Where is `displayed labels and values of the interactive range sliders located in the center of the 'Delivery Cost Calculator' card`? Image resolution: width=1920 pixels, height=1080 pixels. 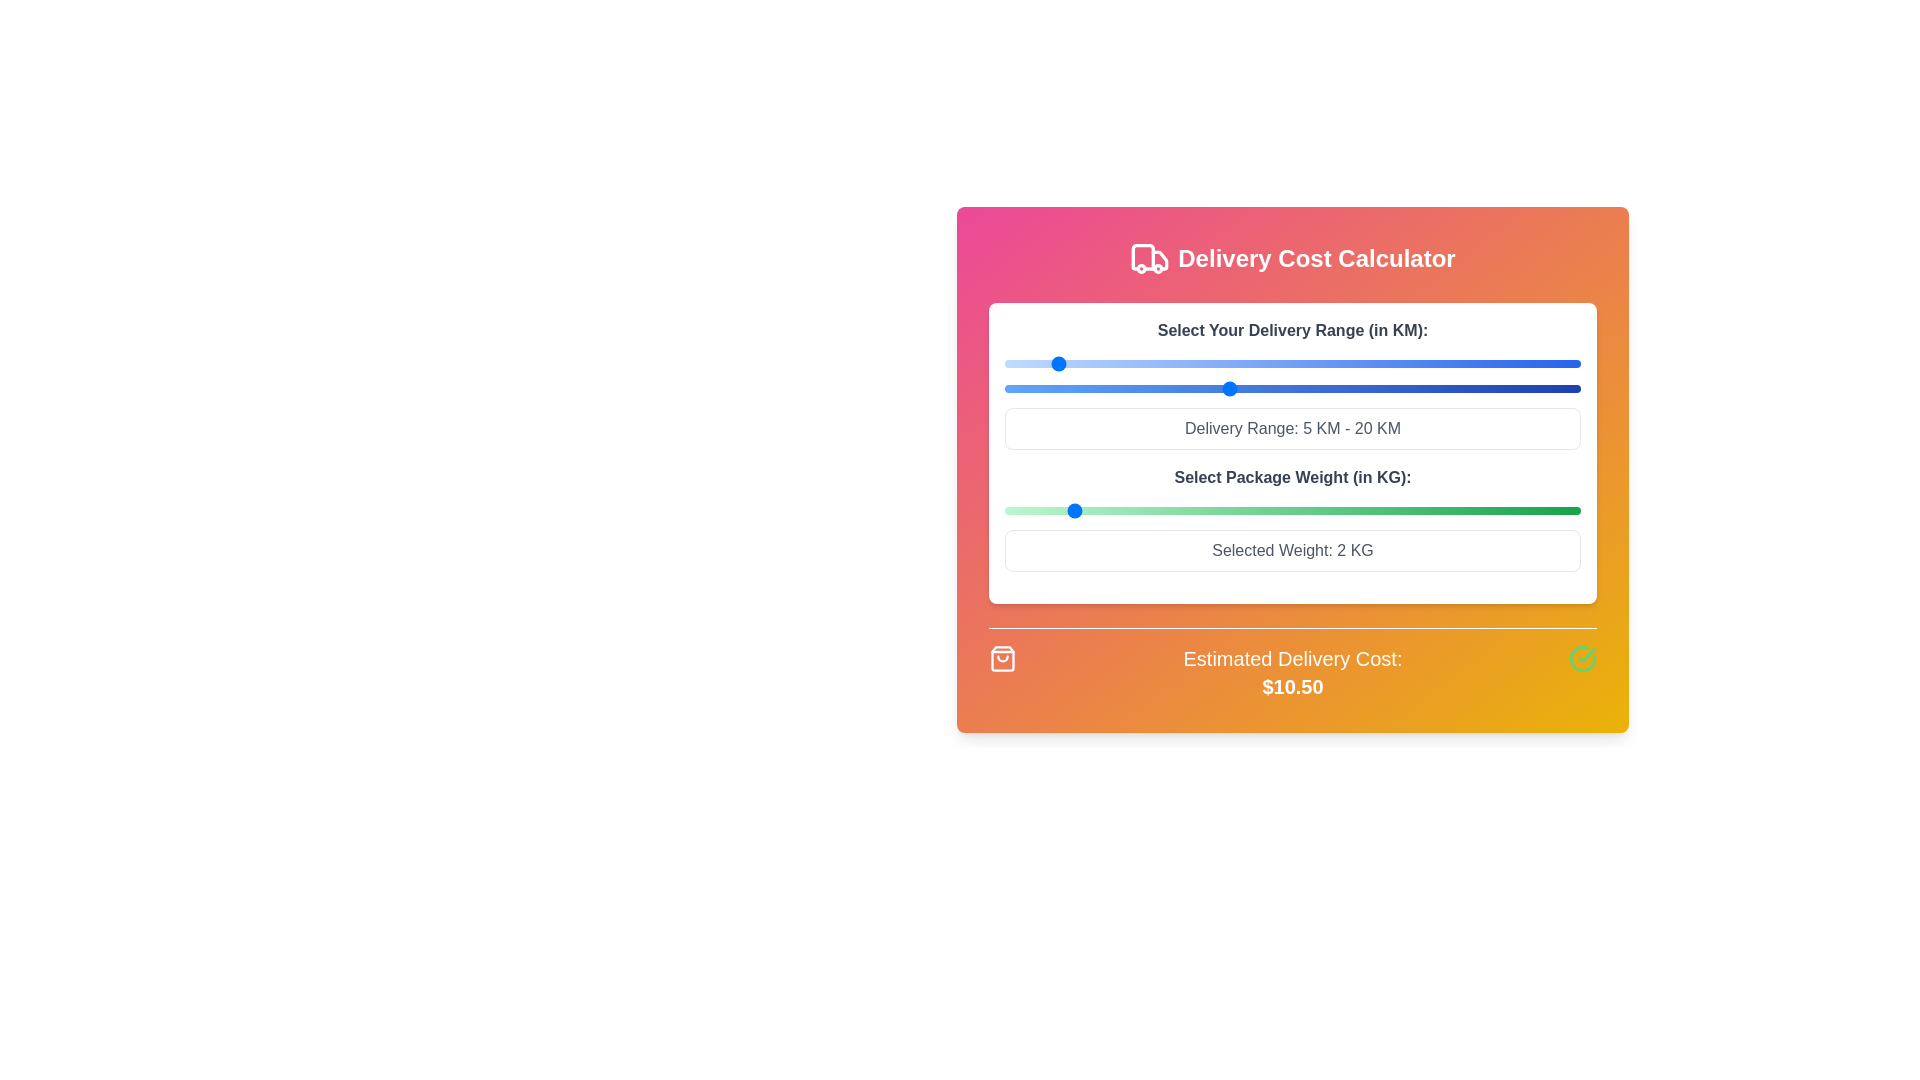 displayed labels and values of the interactive range sliders located in the center of the 'Delivery Cost Calculator' card is located at coordinates (1292, 453).